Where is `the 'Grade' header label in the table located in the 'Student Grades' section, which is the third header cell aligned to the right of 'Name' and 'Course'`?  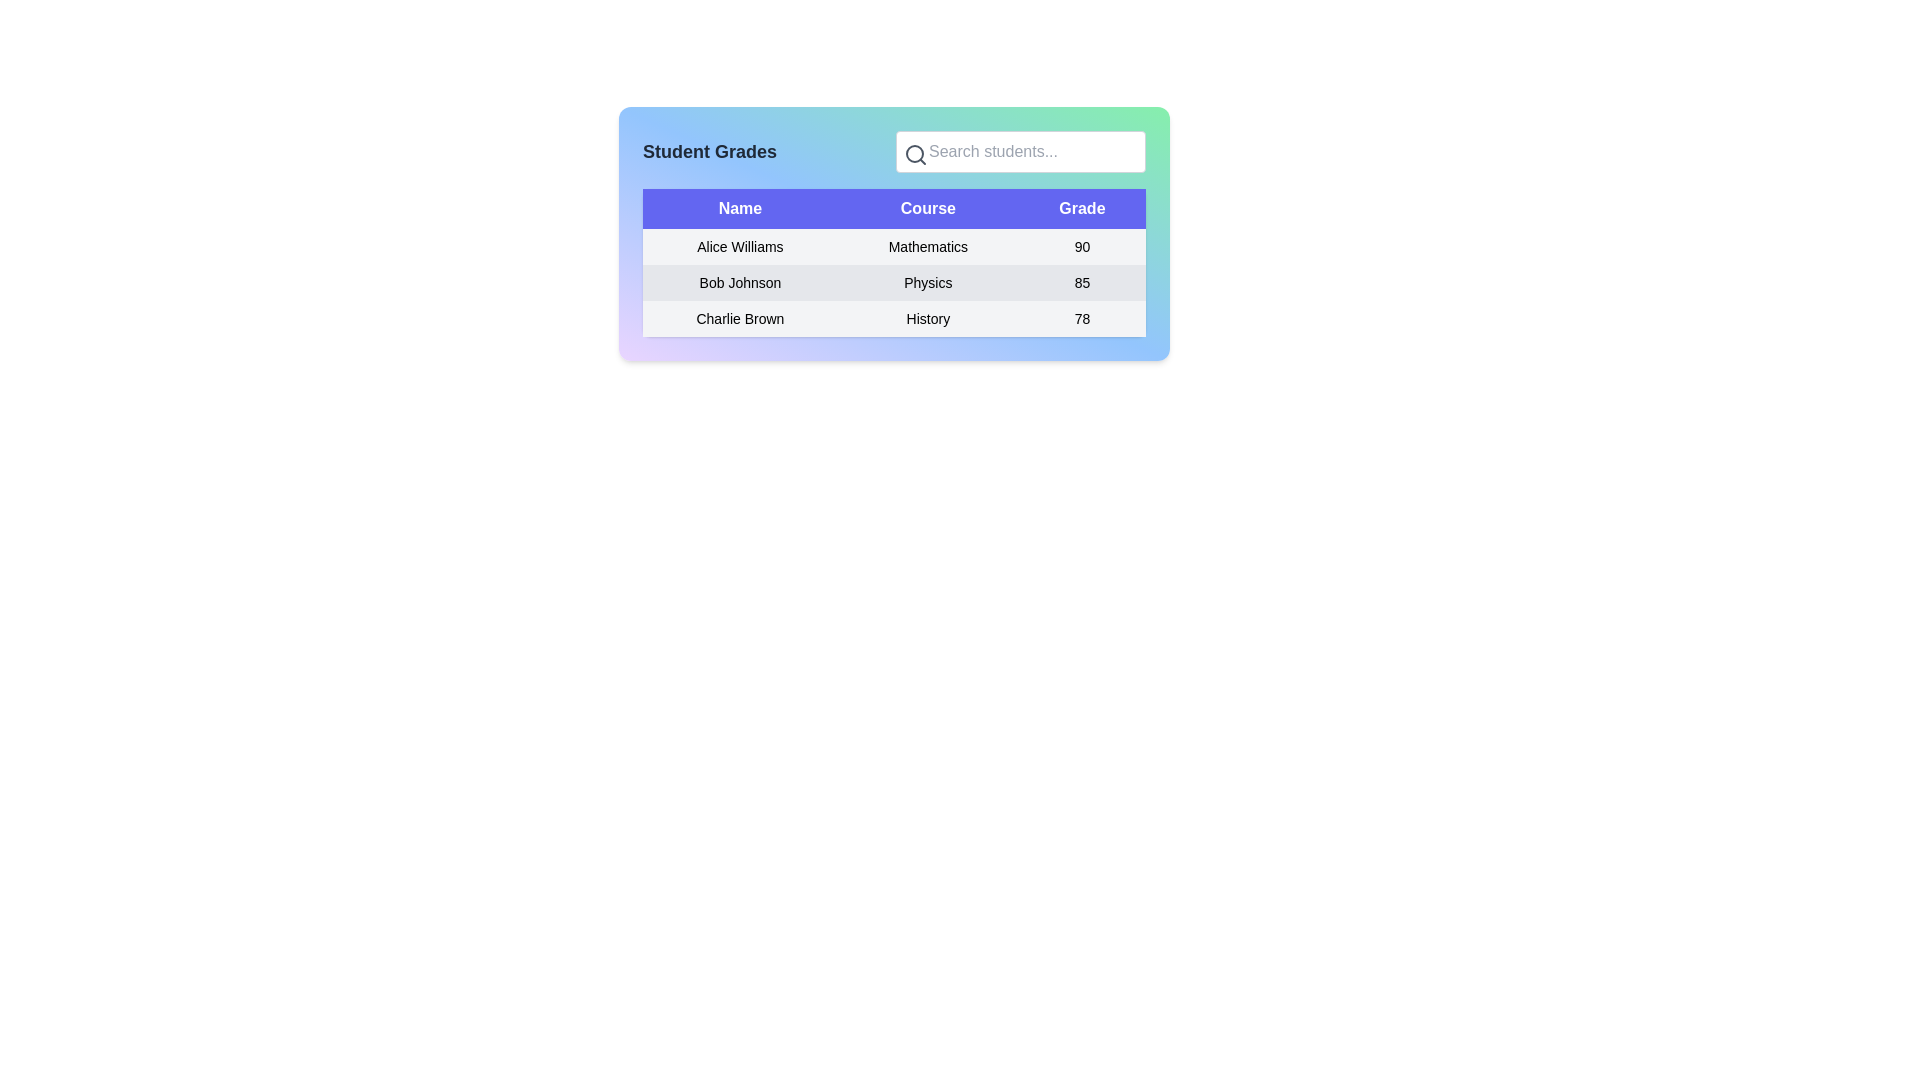
the 'Grade' header label in the table located in the 'Student Grades' section, which is the third header cell aligned to the right of 'Name' and 'Course' is located at coordinates (1081, 208).